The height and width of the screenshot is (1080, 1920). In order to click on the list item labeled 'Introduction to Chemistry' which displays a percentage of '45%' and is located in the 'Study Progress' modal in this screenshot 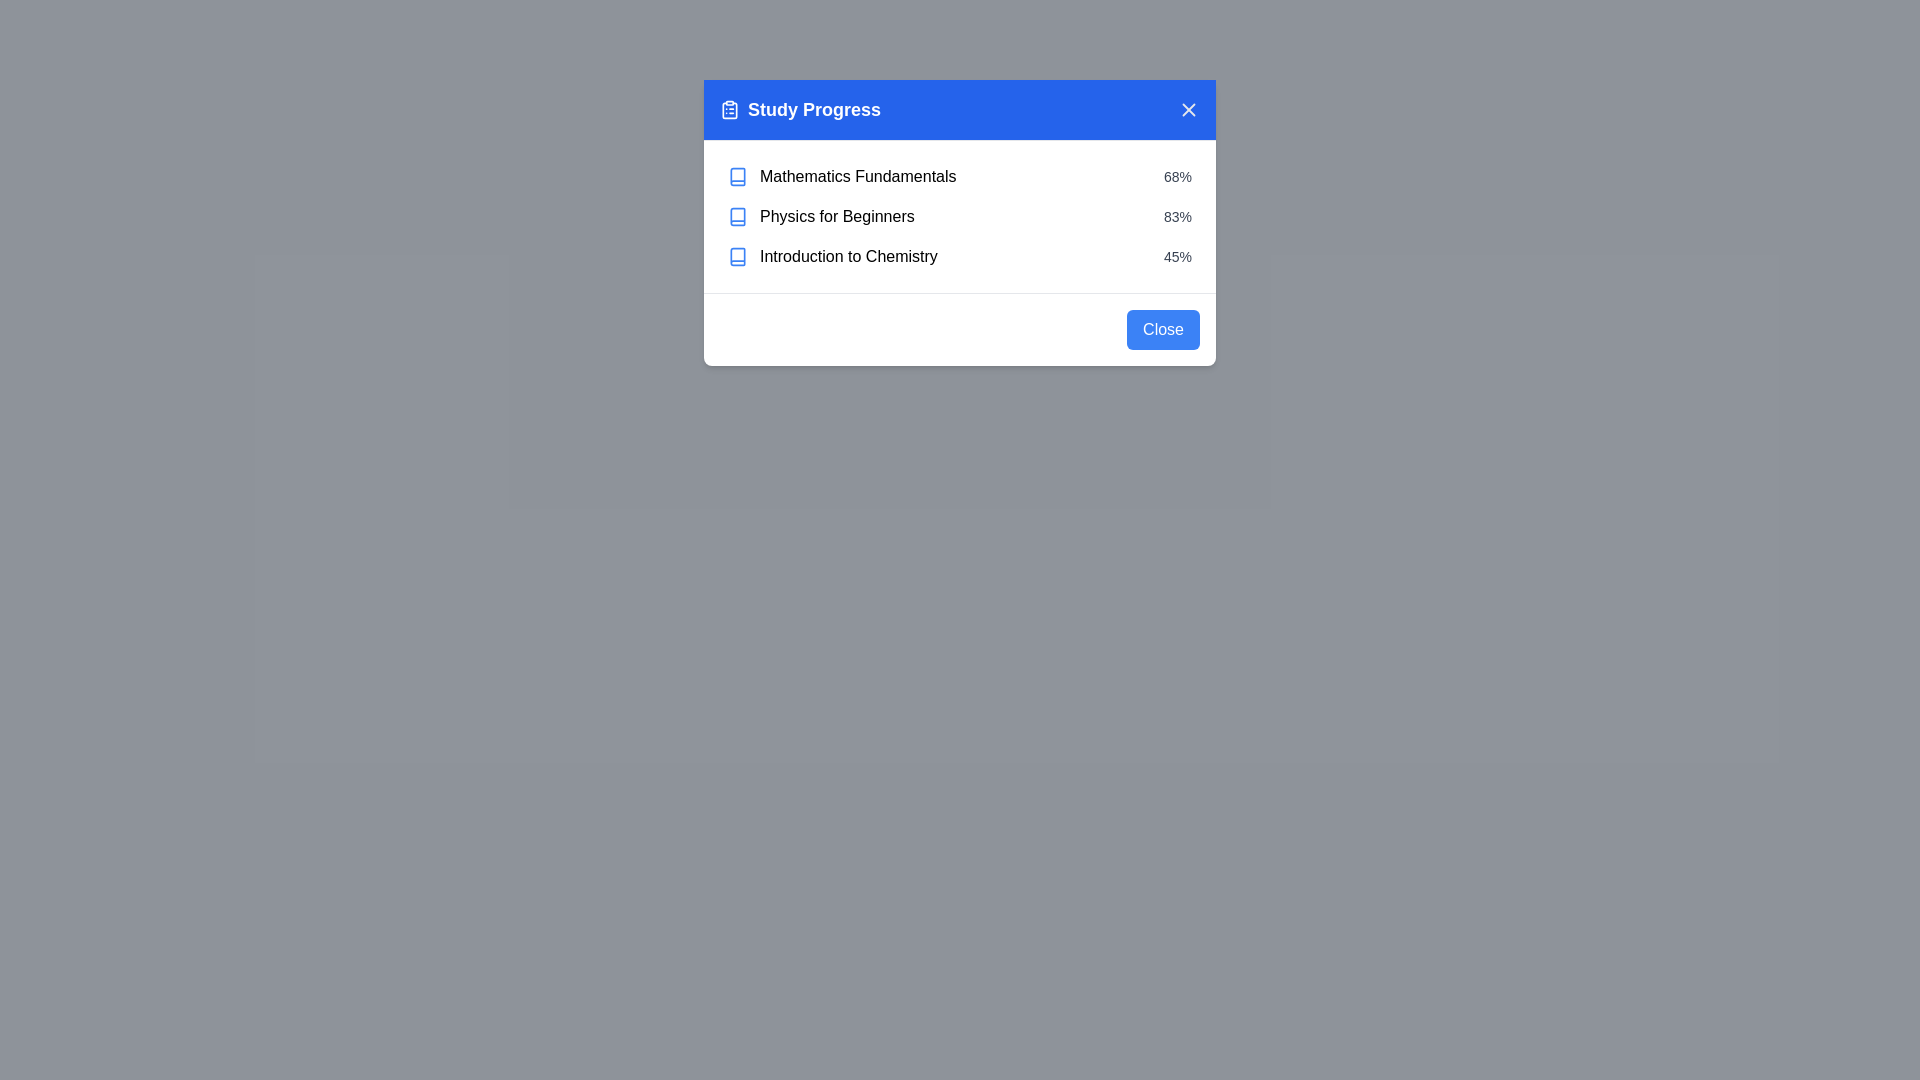, I will do `click(960, 256)`.